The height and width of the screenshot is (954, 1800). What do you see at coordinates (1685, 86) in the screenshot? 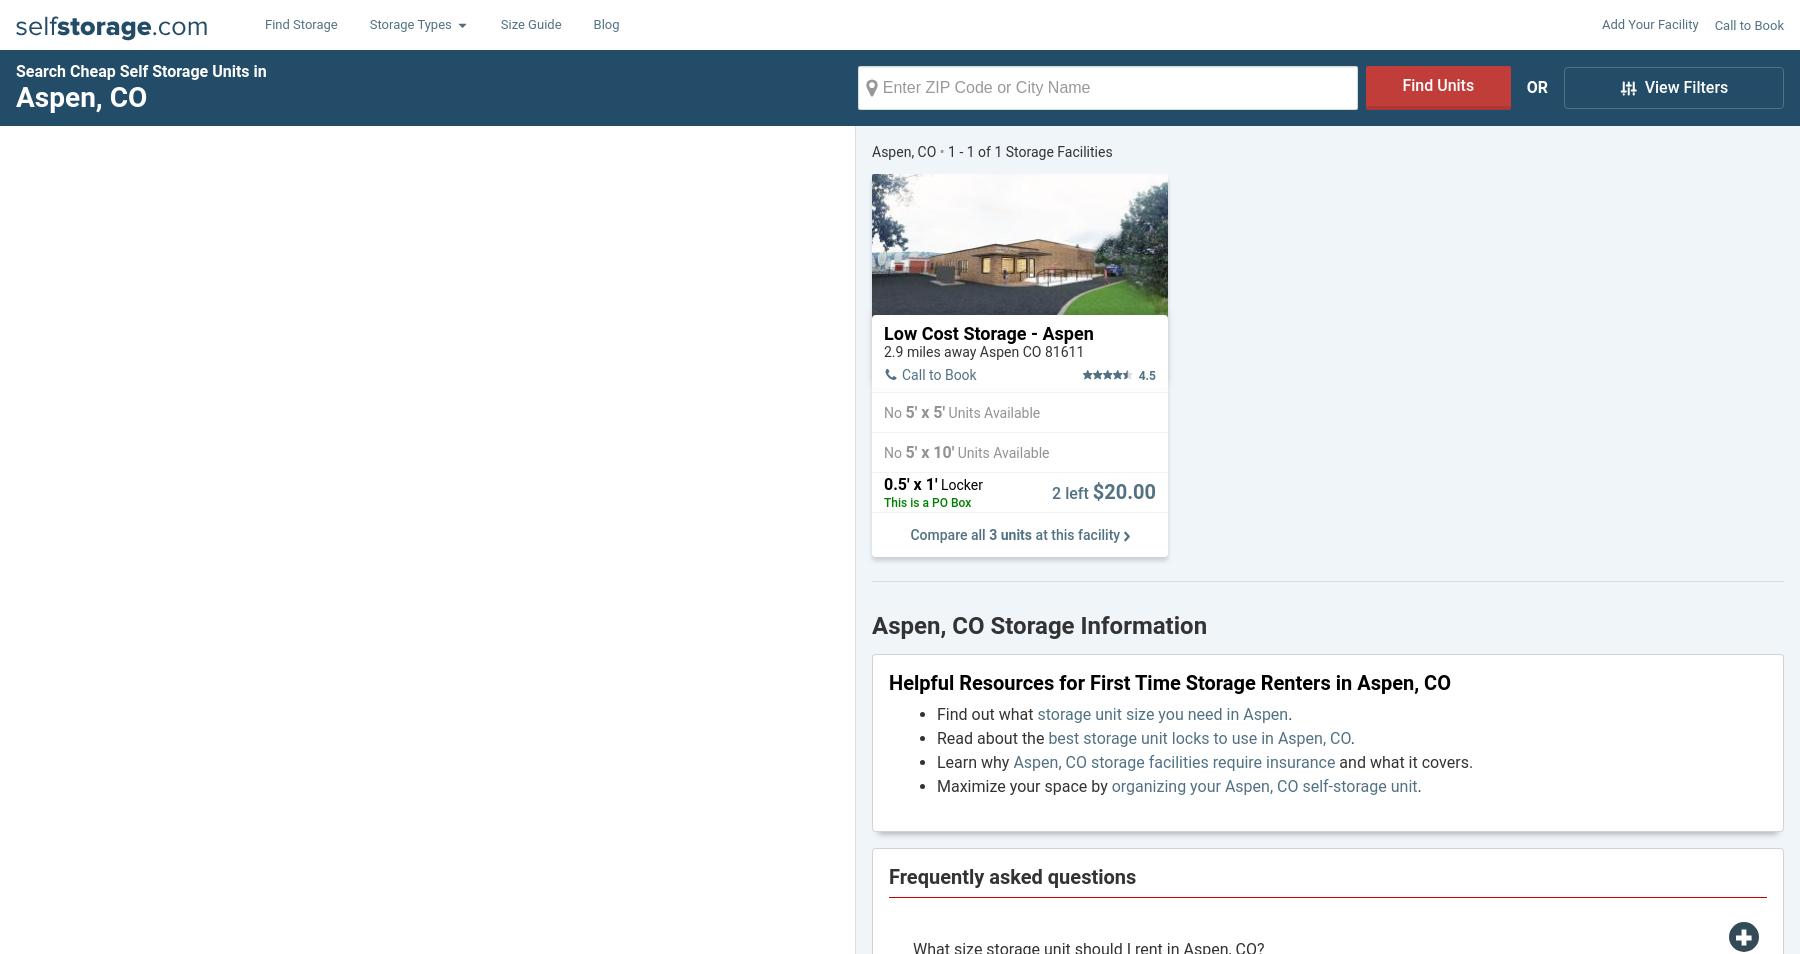
I see `'View Filters'` at bounding box center [1685, 86].